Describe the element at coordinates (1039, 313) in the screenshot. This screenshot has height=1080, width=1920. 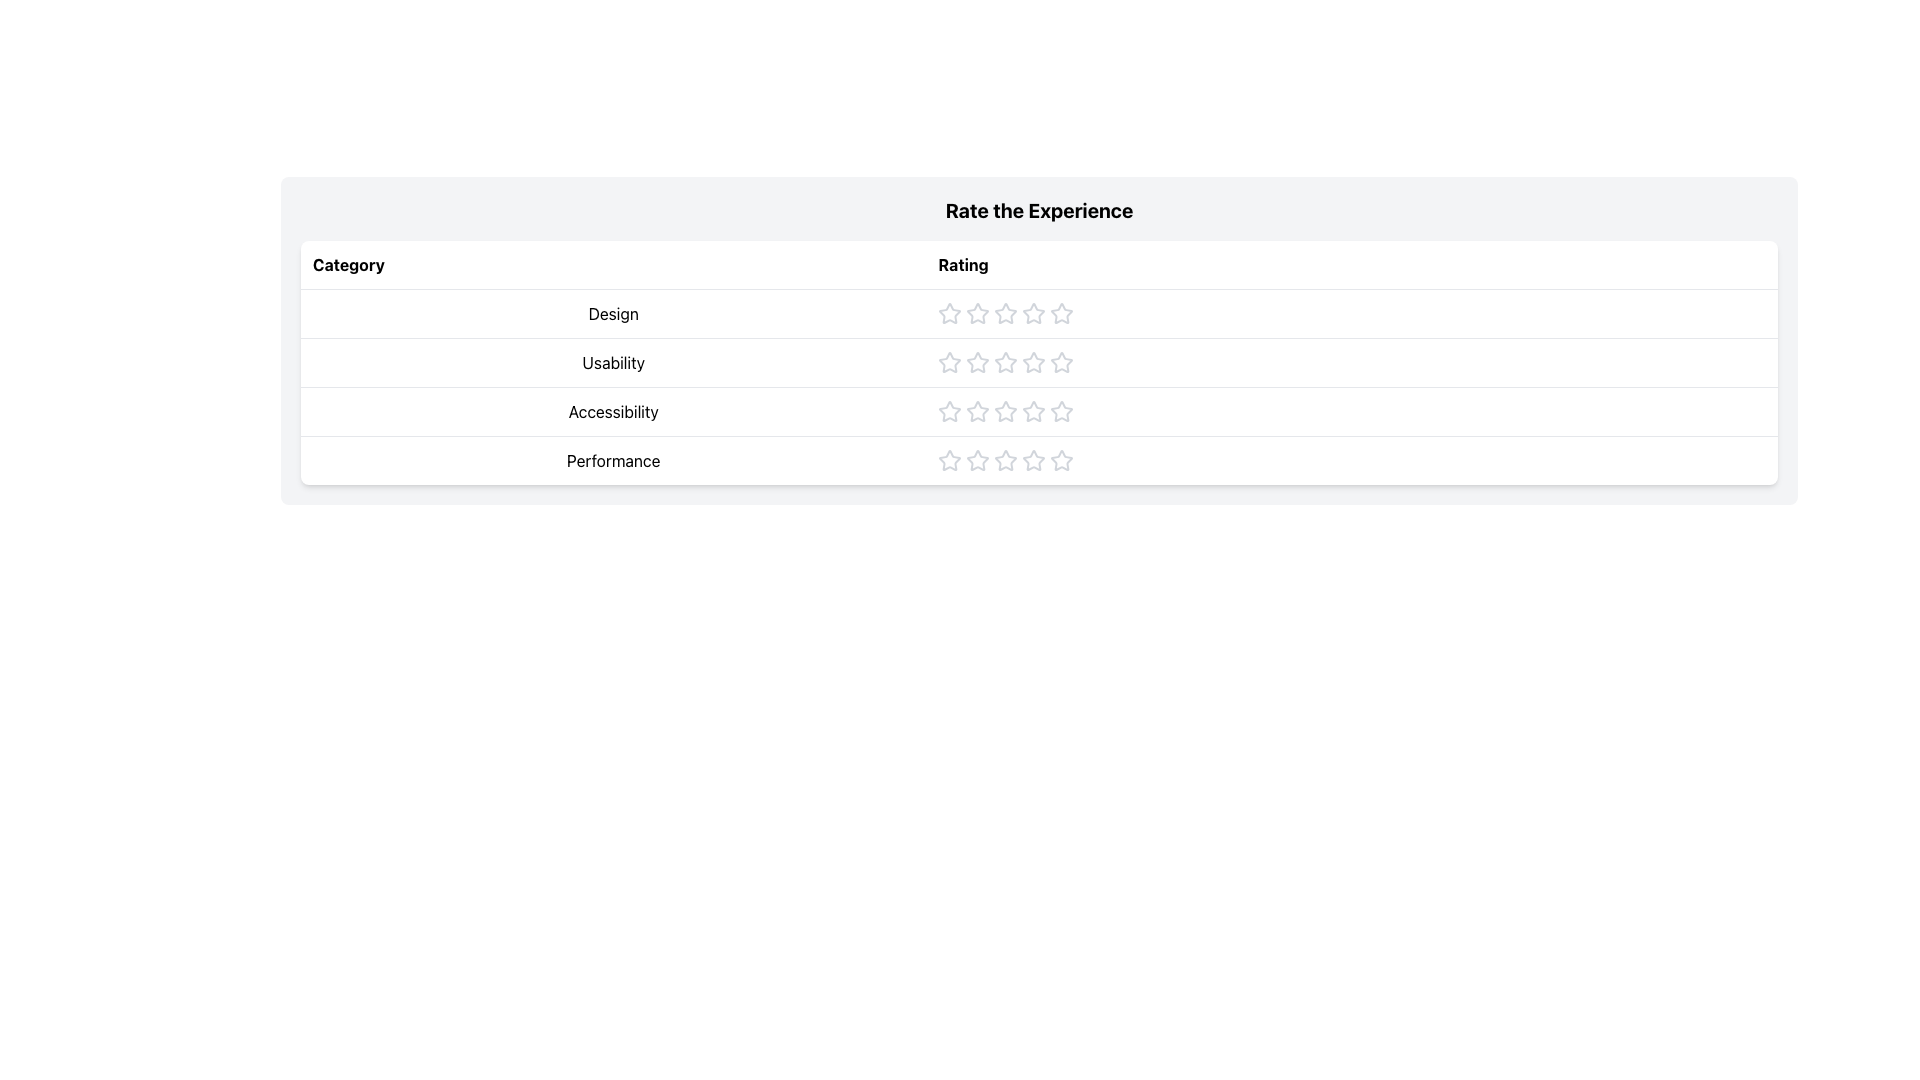
I see `the first star in the Rating row for the 'Design' category to assign a rating` at that location.